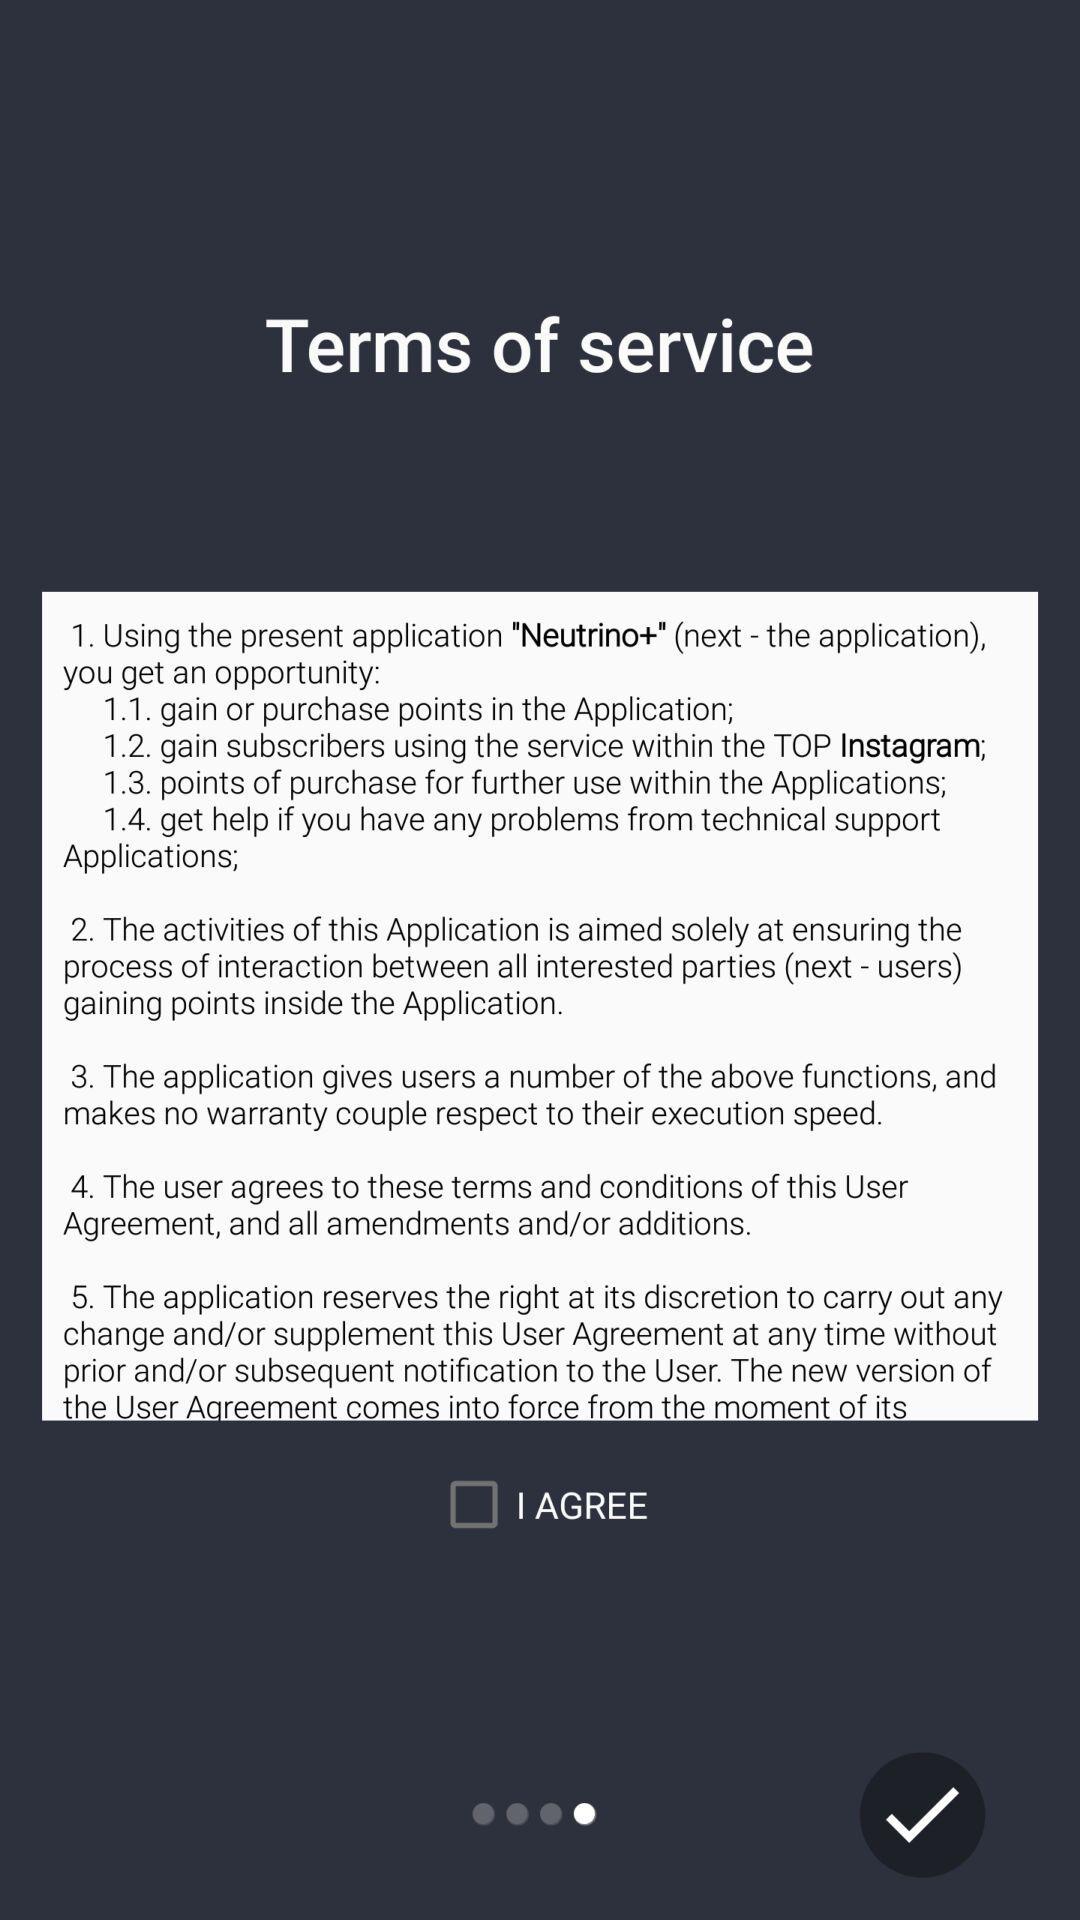  What do you see at coordinates (922, 1814) in the screenshot?
I see `icon below the 1 using the` at bounding box center [922, 1814].